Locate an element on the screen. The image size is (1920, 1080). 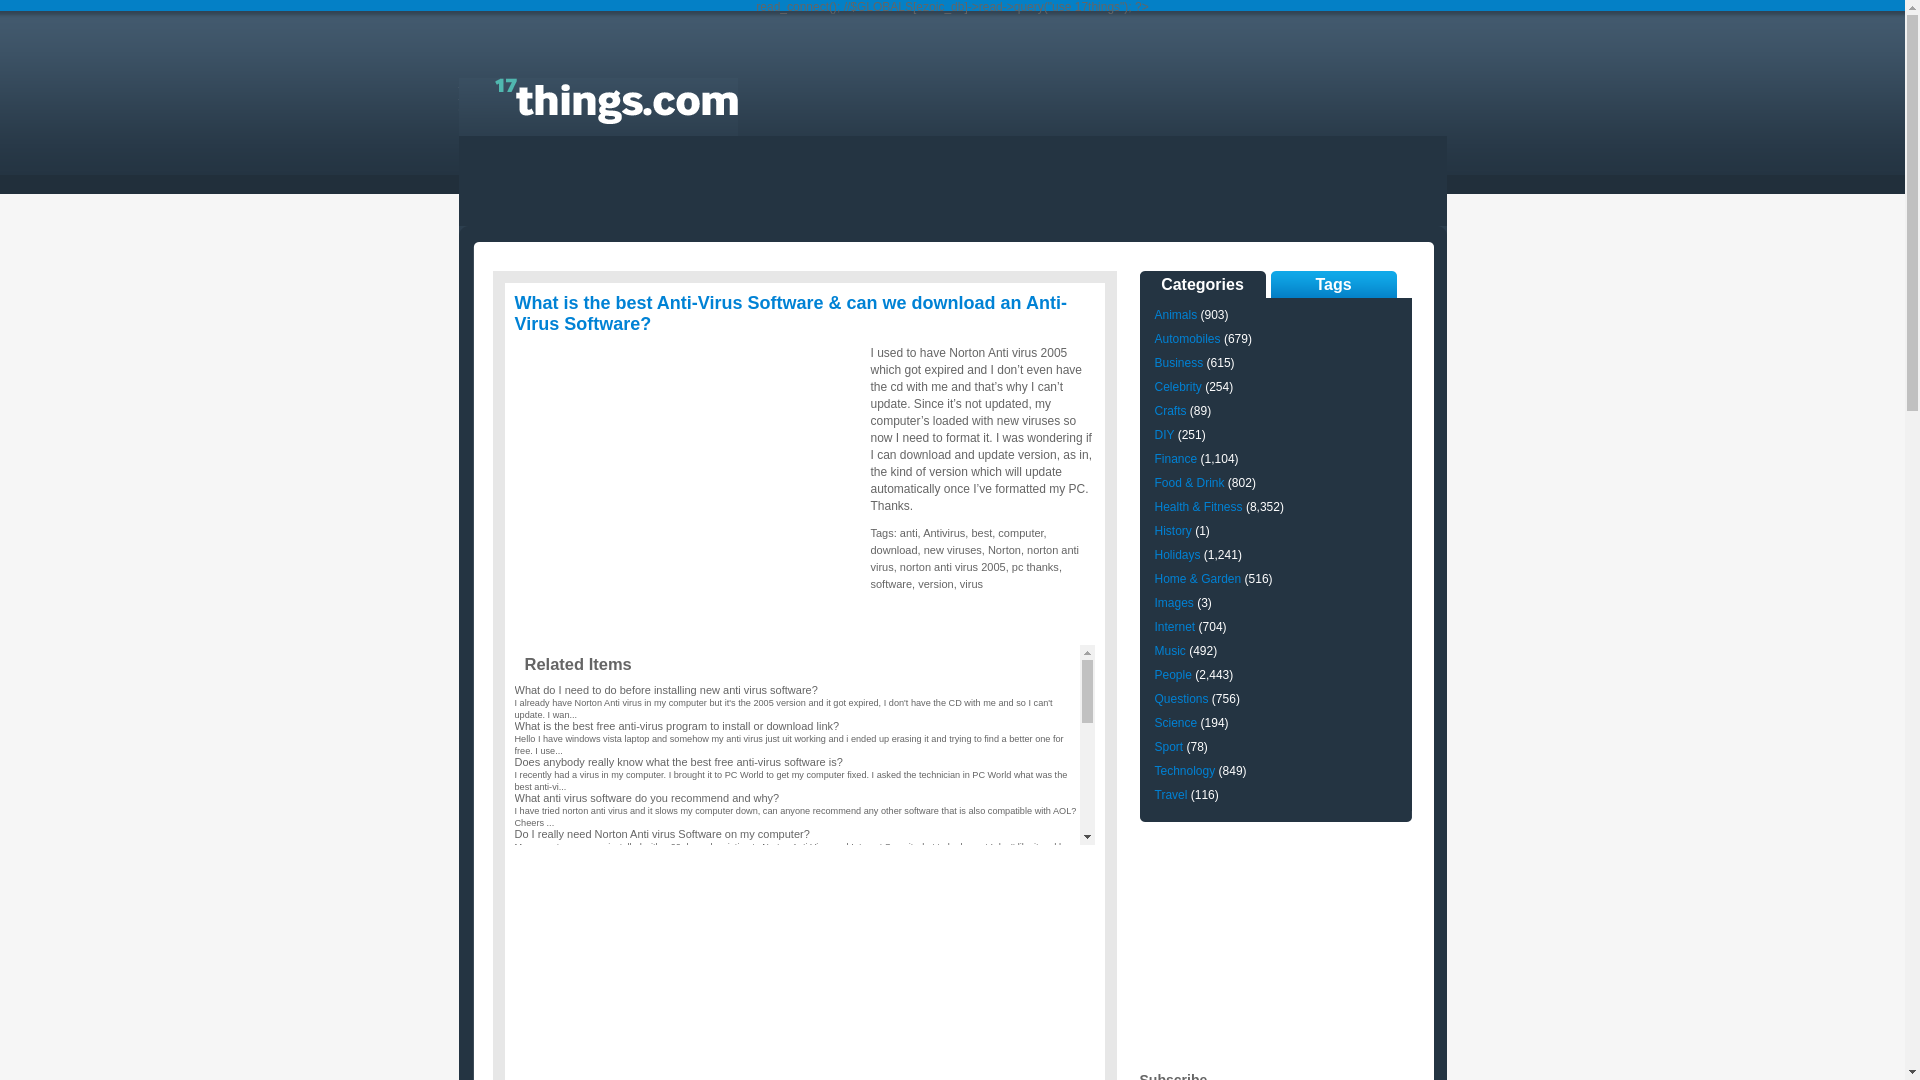
'best' is located at coordinates (970, 531).